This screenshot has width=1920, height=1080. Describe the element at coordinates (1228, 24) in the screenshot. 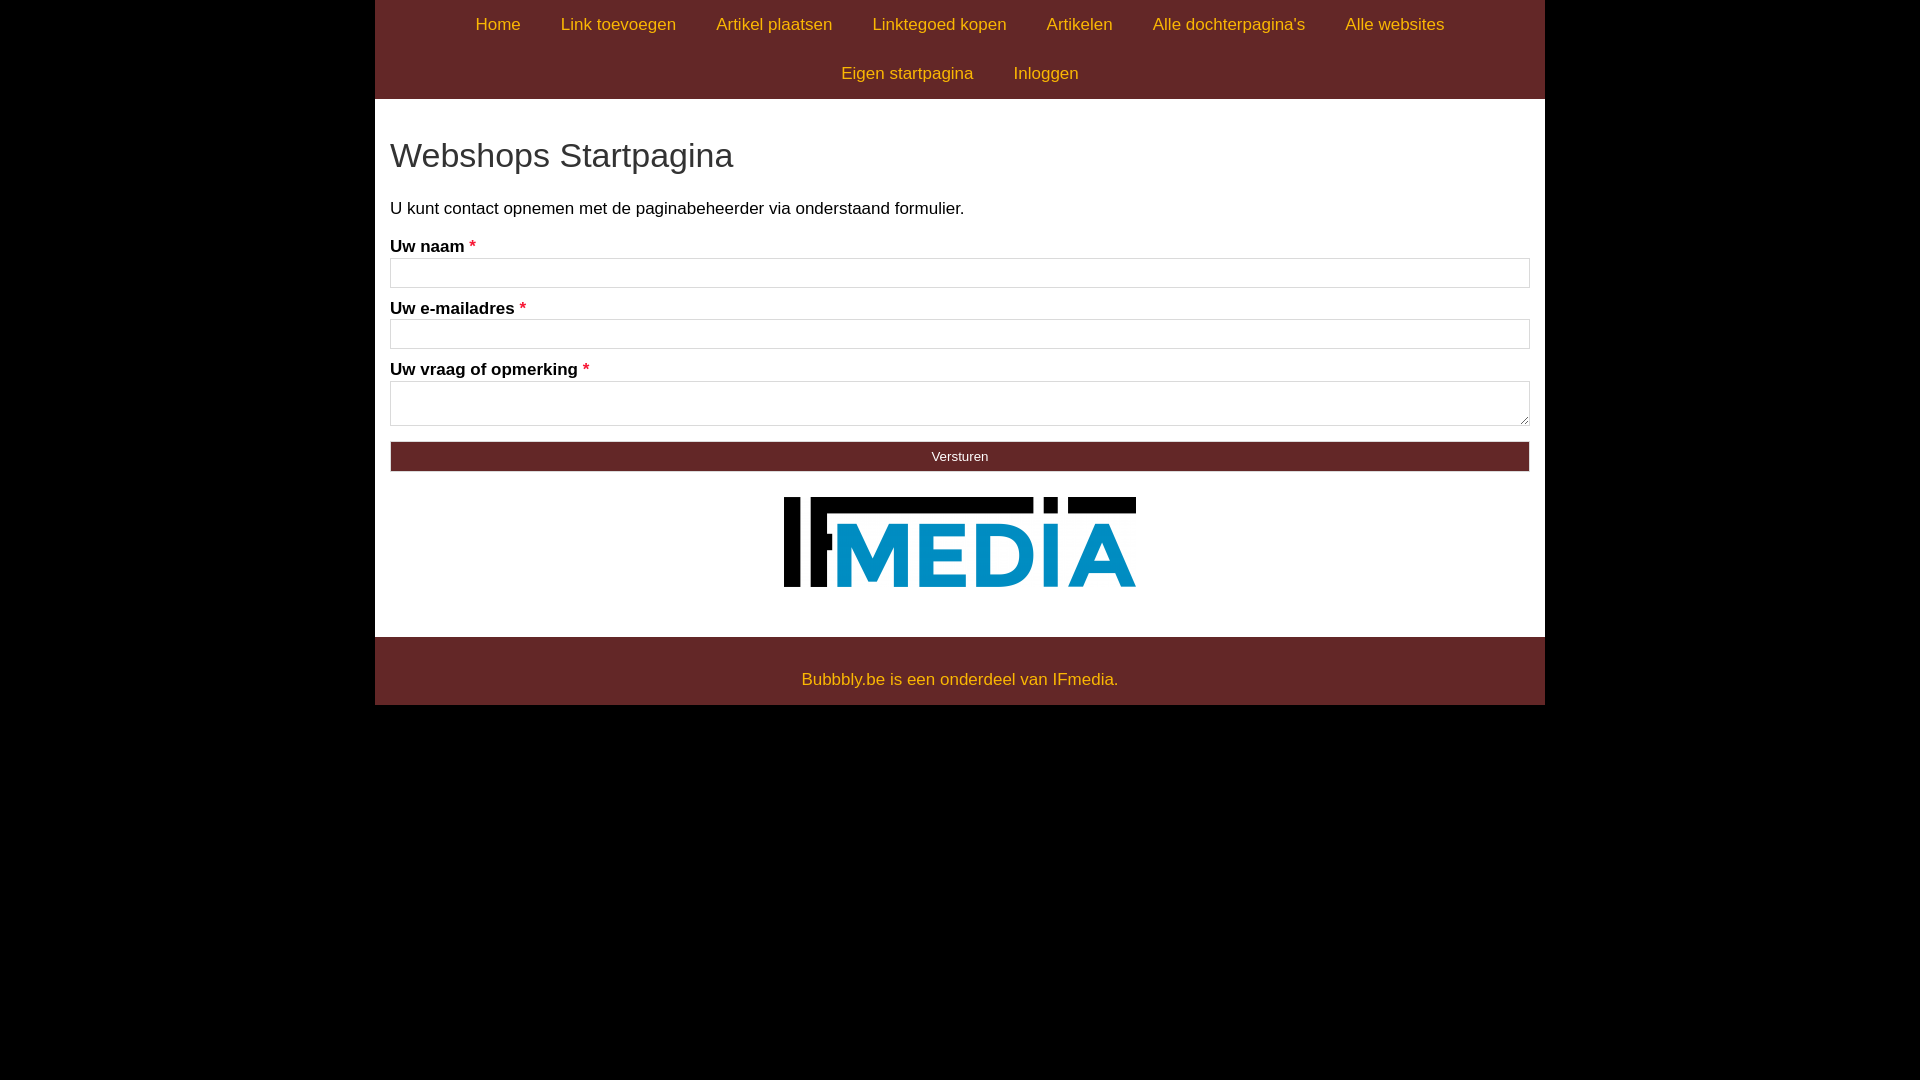

I see `'Alle dochterpagina's'` at that location.